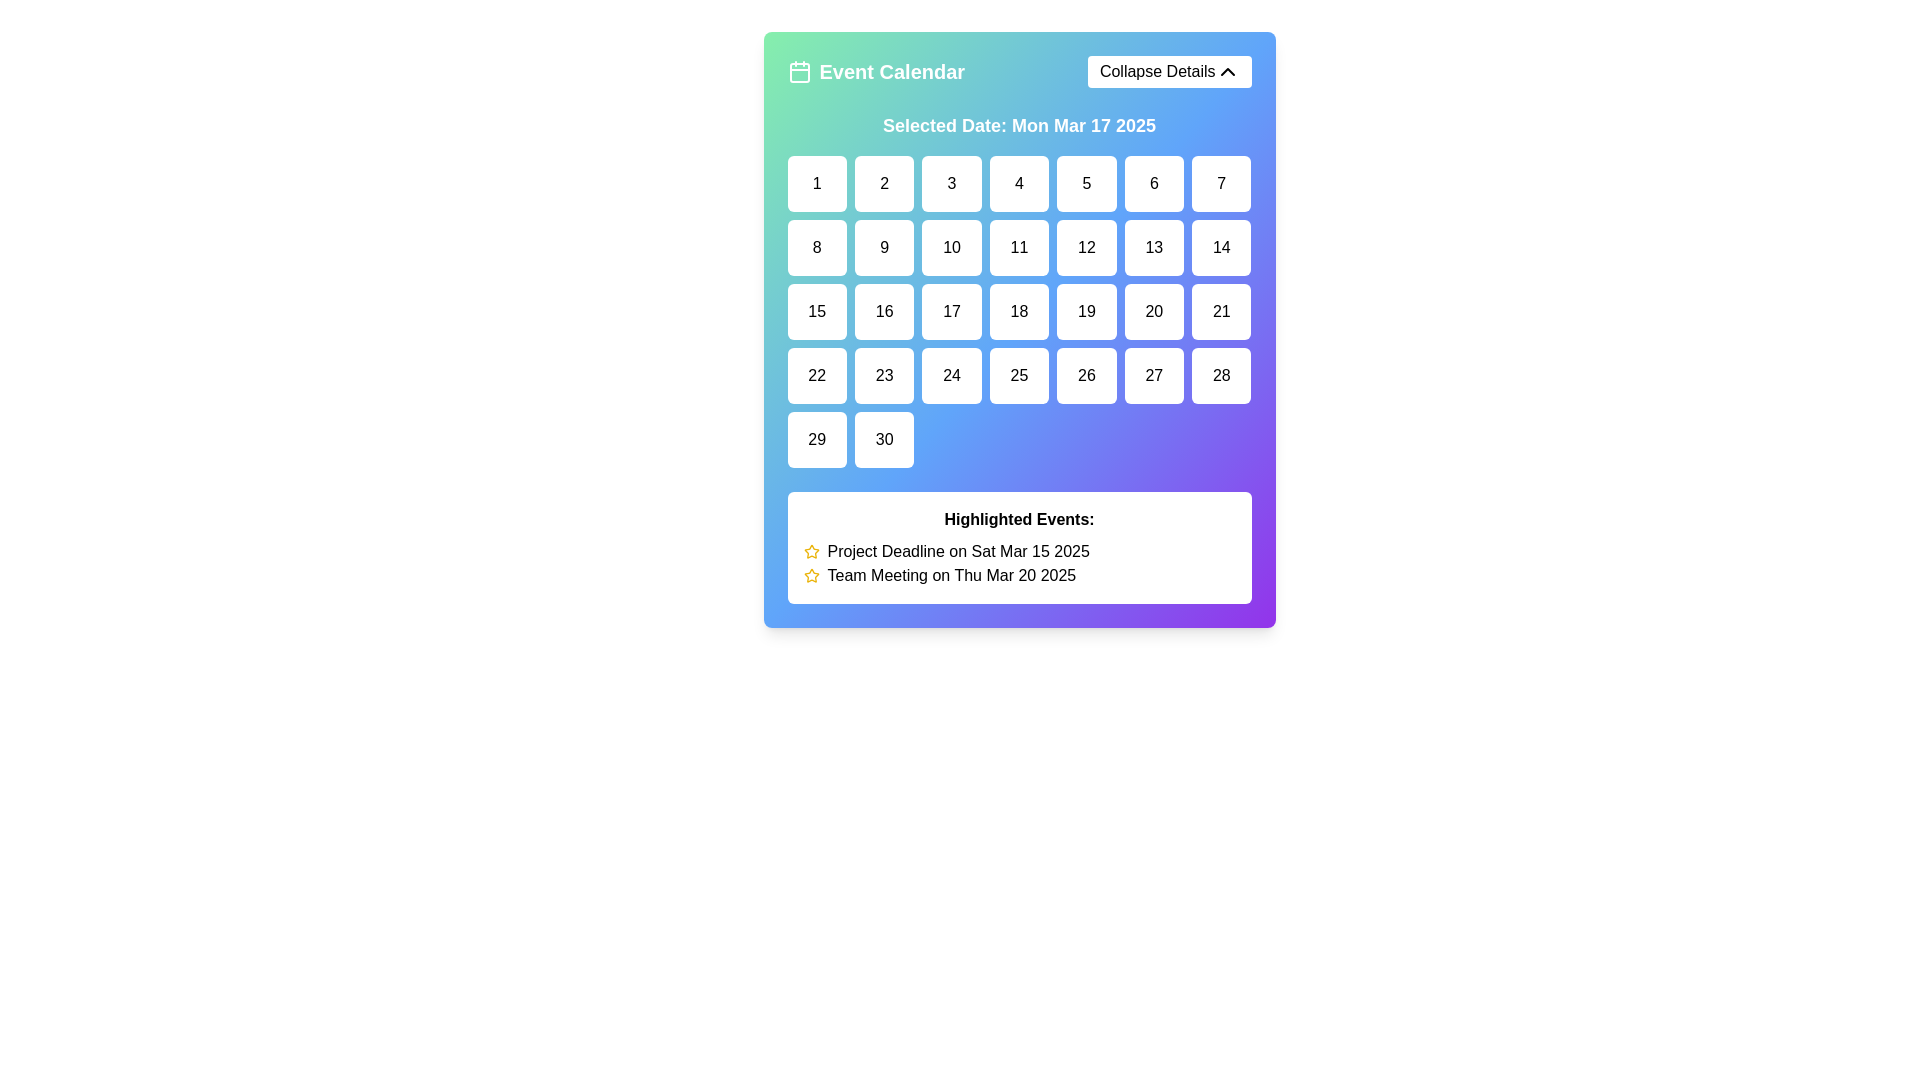  What do you see at coordinates (883, 312) in the screenshot?
I see `the calendar day button representing '16' to trigger a visual enlargement effect` at bounding box center [883, 312].